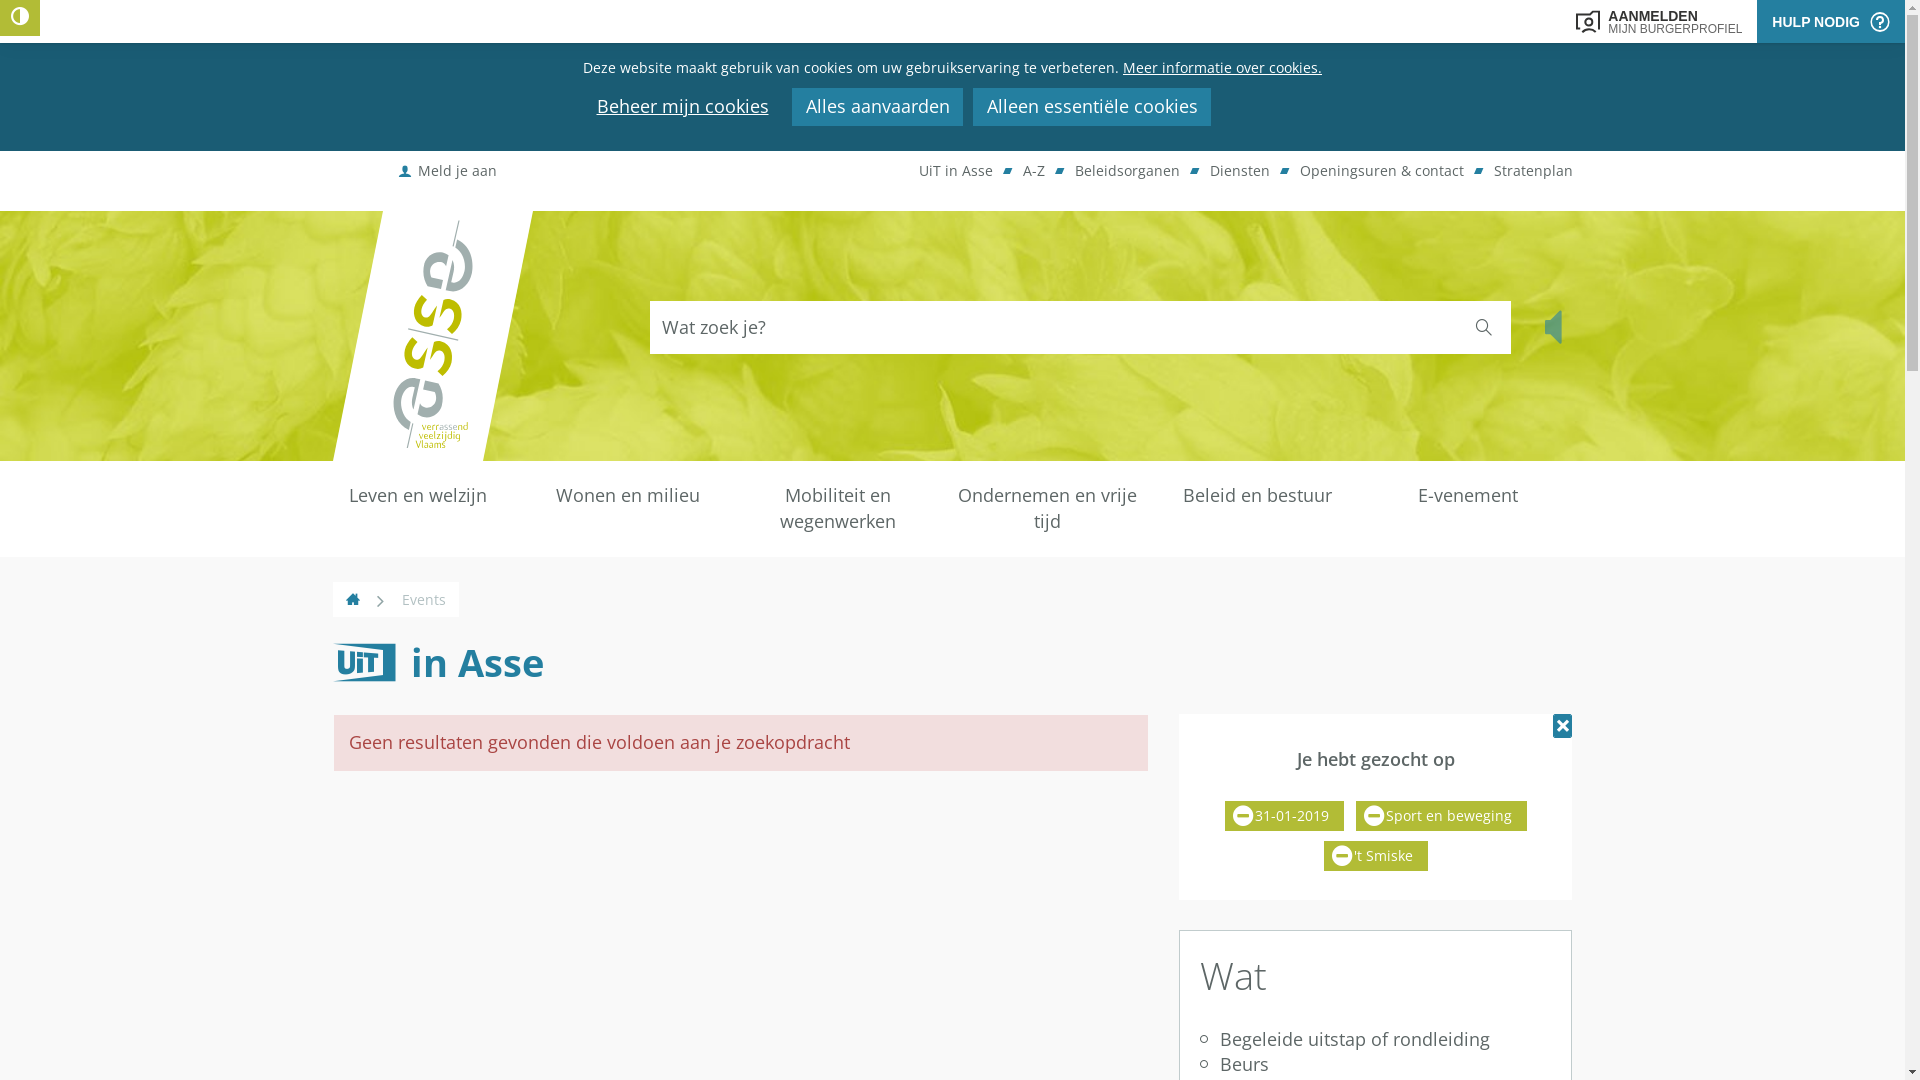  I want to click on 'Beleid en bestuur', so click(1152, 495).